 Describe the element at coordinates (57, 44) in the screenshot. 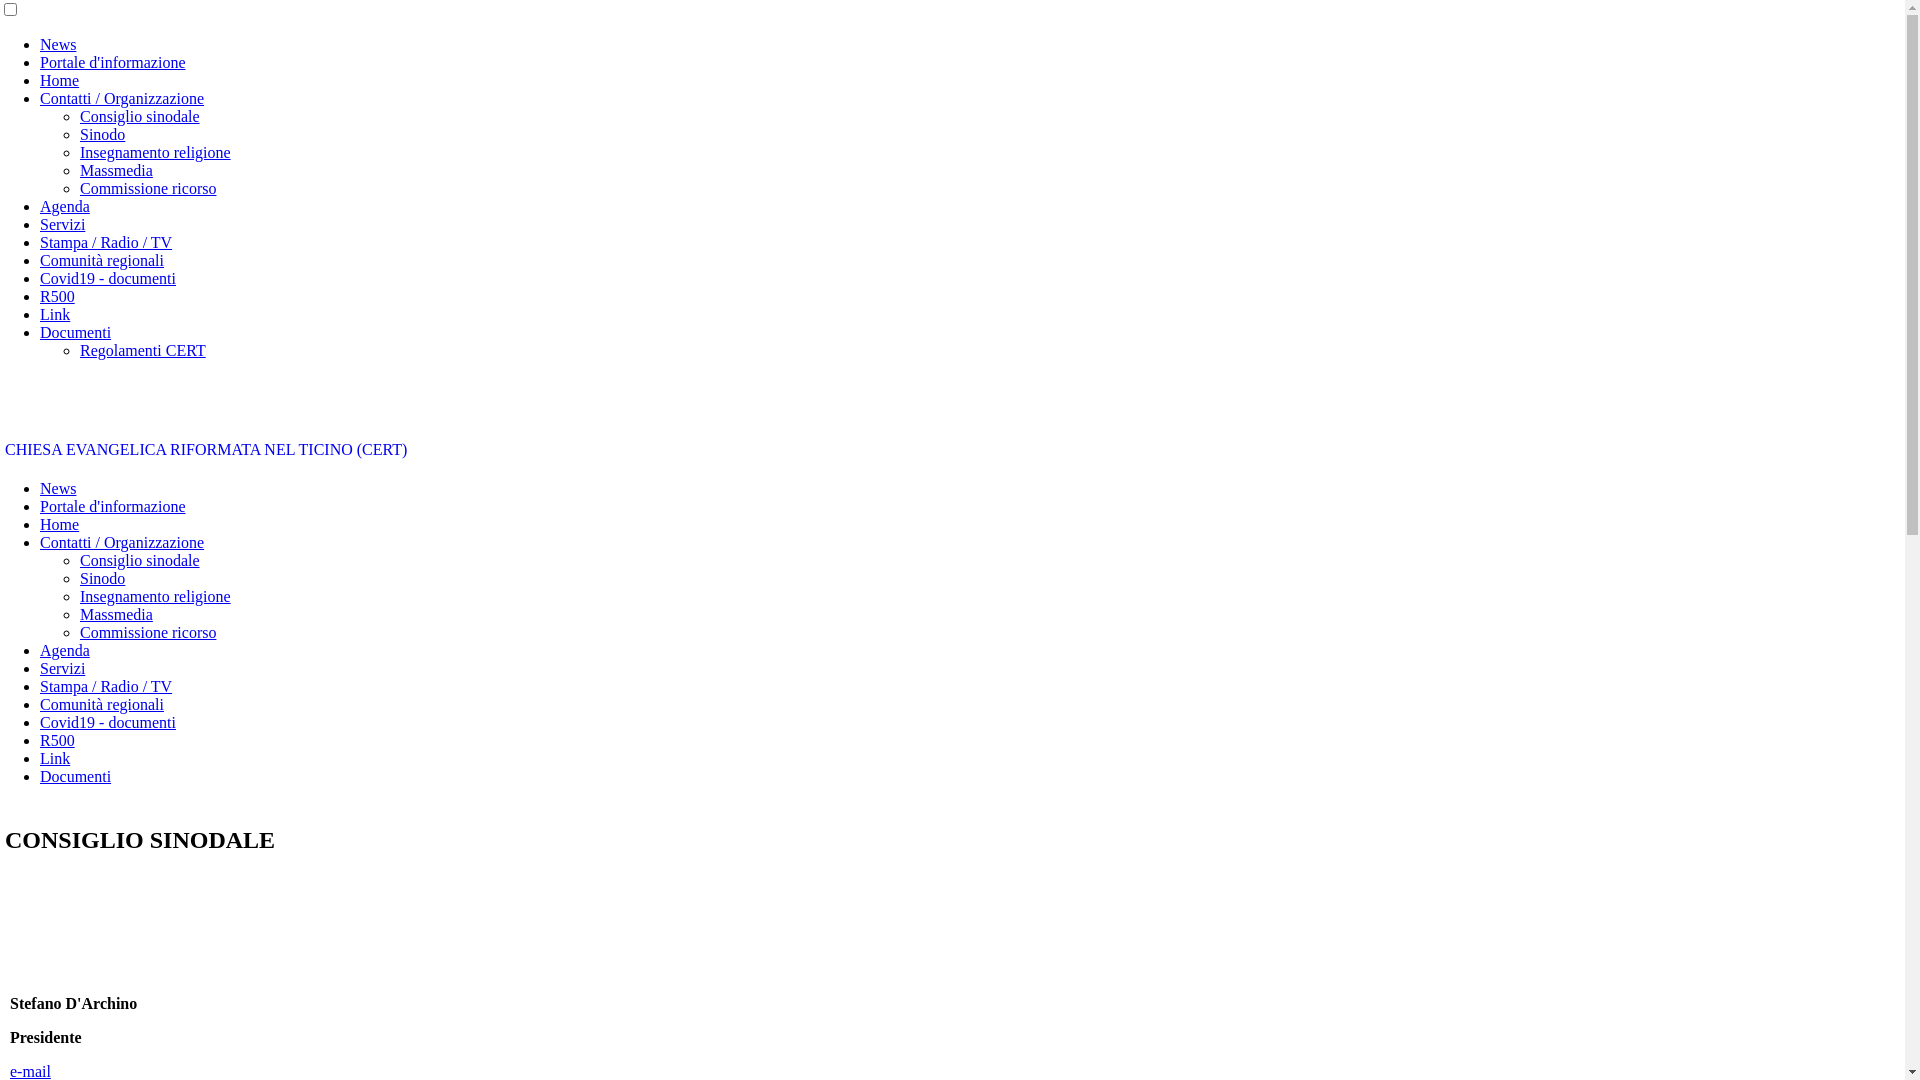

I see `'News'` at that location.